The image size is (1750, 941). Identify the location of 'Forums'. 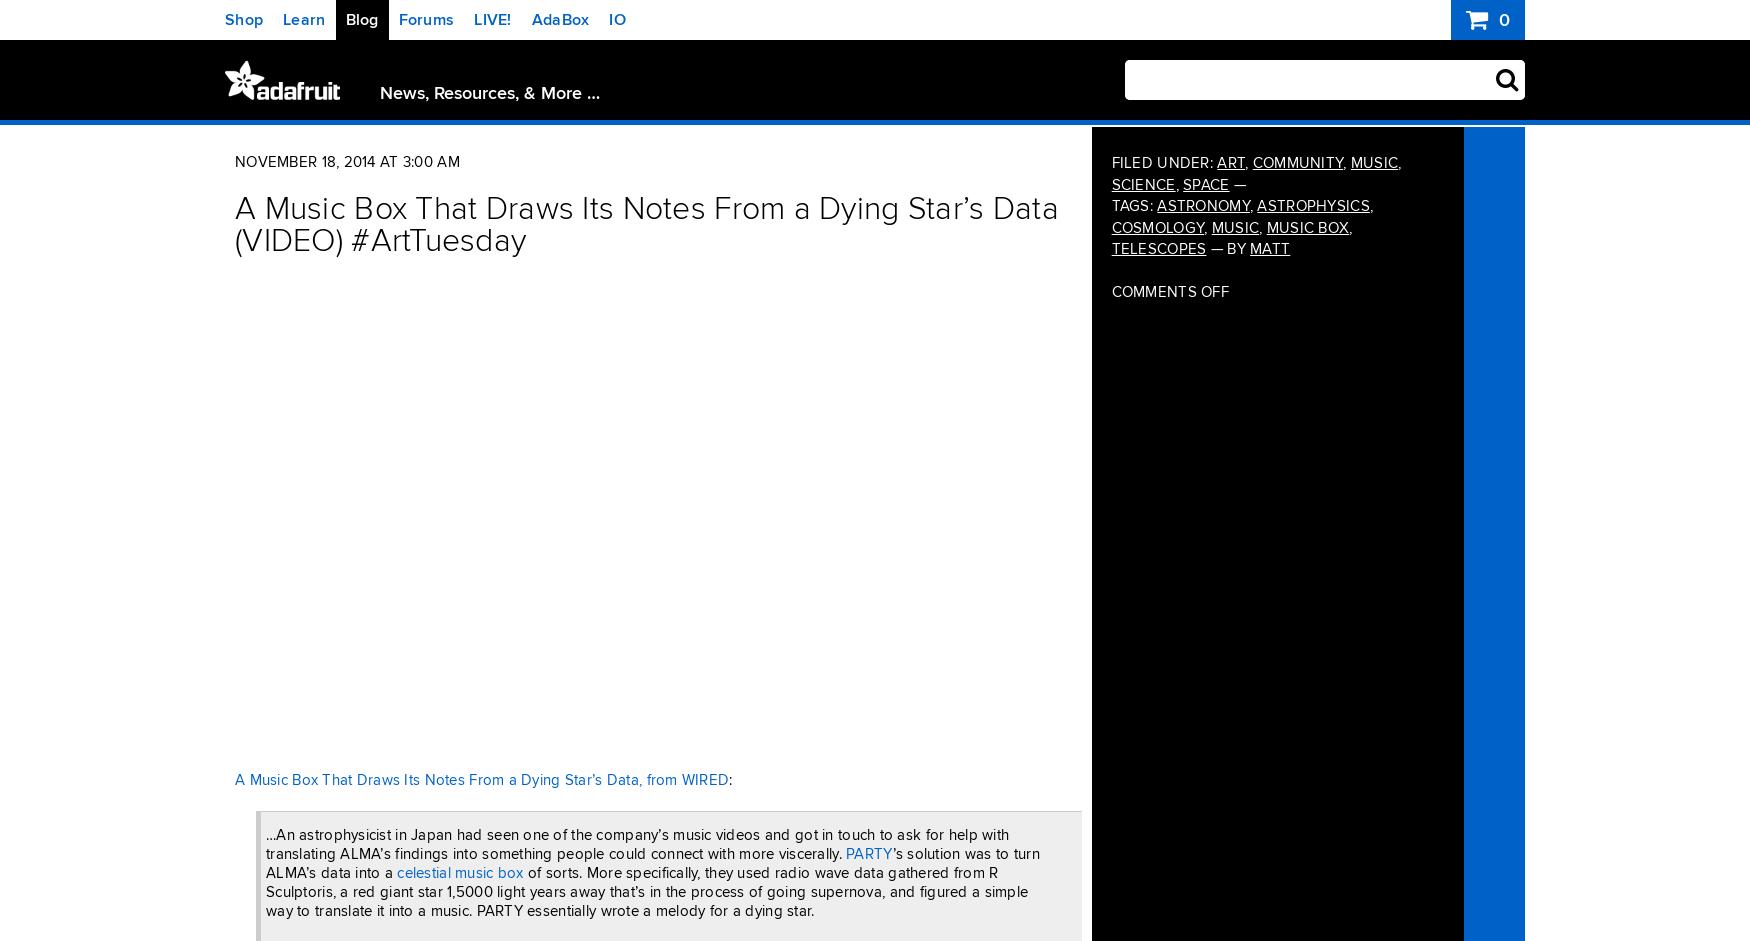
(424, 19).